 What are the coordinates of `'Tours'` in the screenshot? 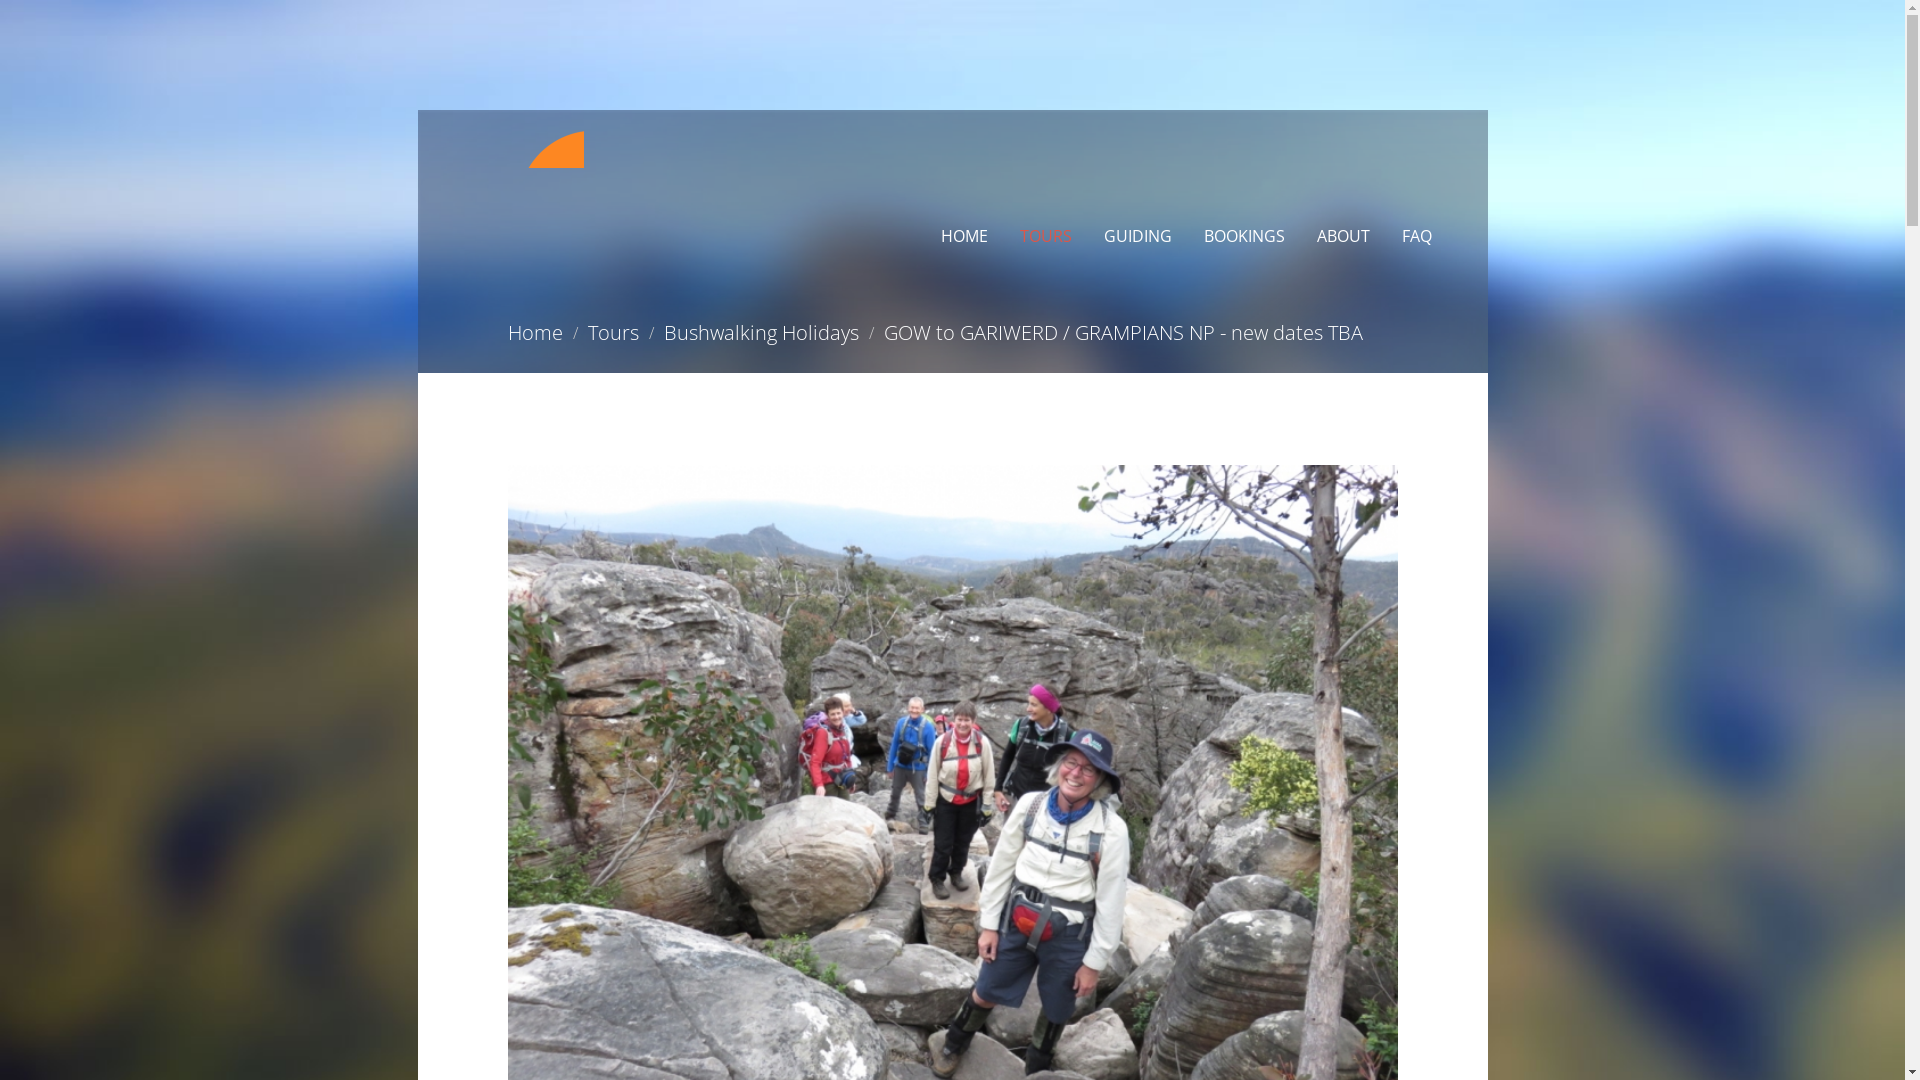 It's located at (612, 331).